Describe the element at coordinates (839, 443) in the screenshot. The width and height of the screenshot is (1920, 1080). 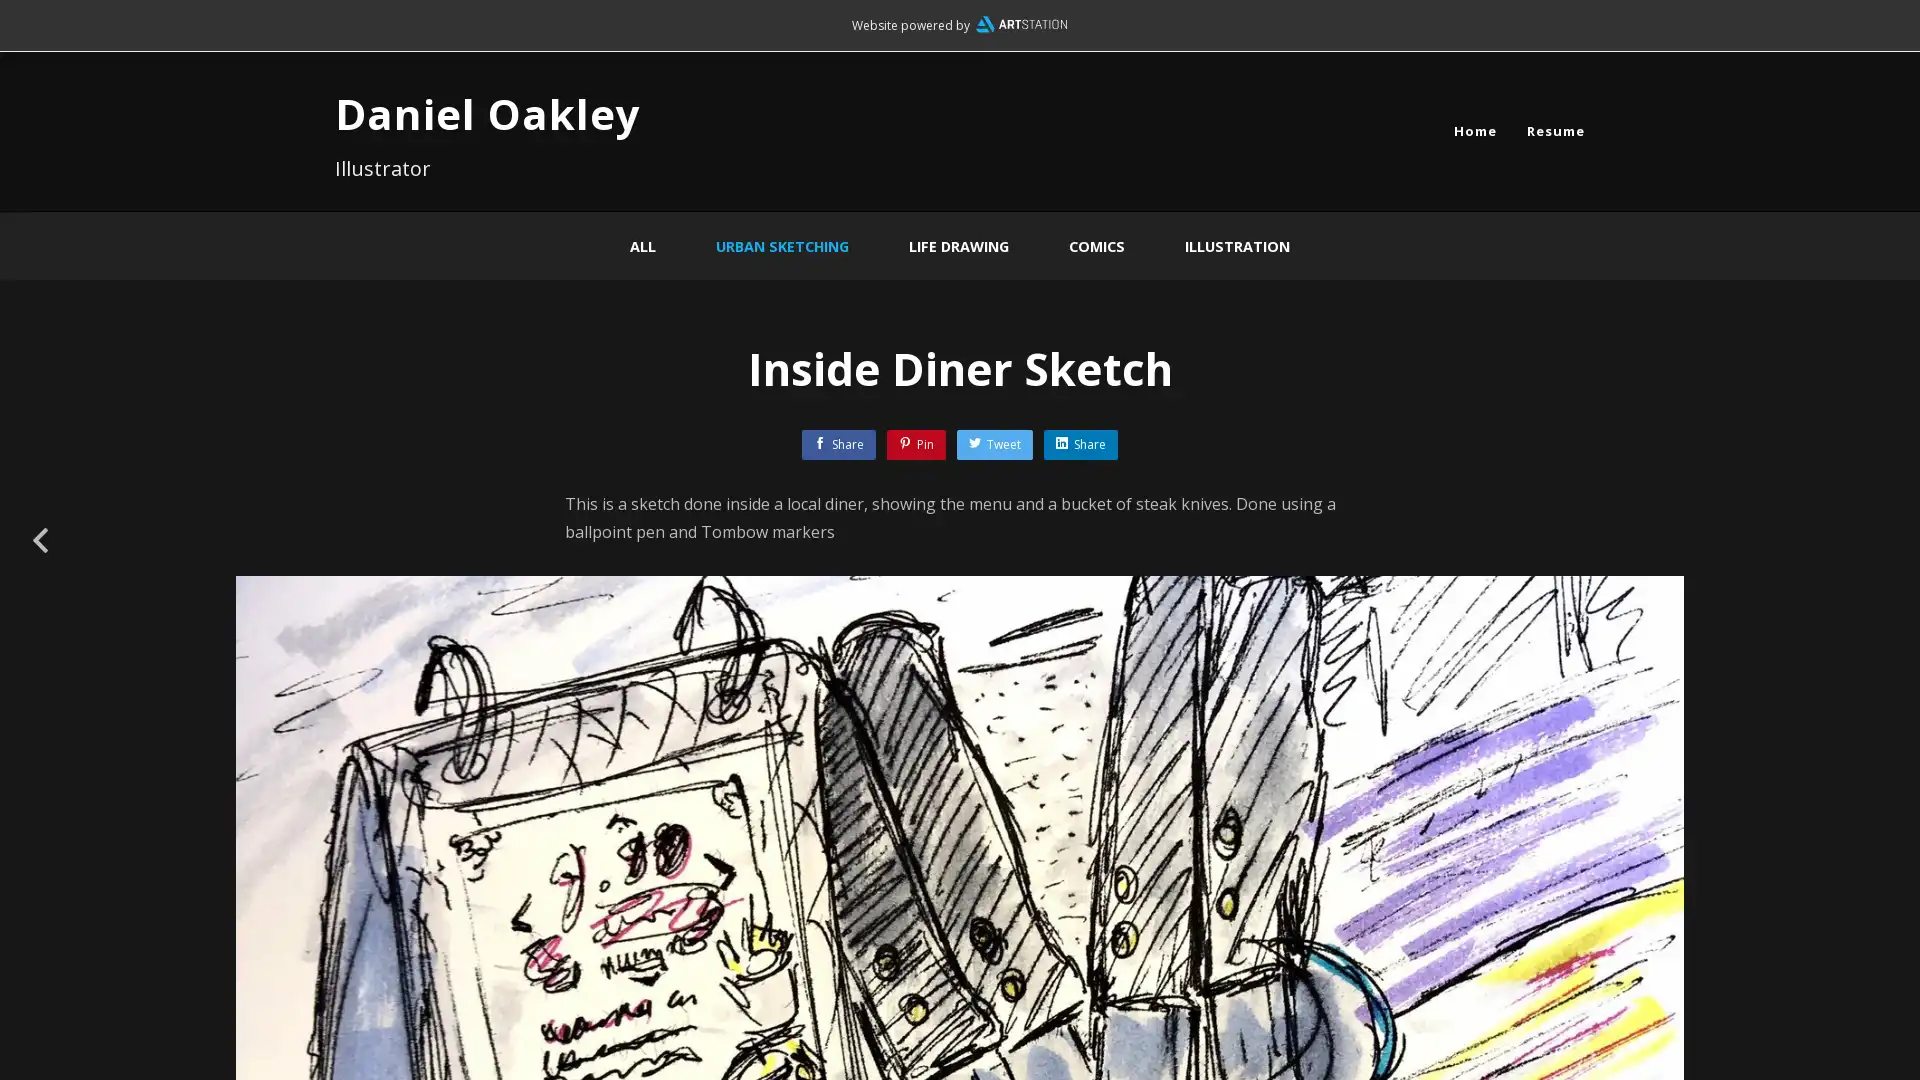
I see `Share` at that location.